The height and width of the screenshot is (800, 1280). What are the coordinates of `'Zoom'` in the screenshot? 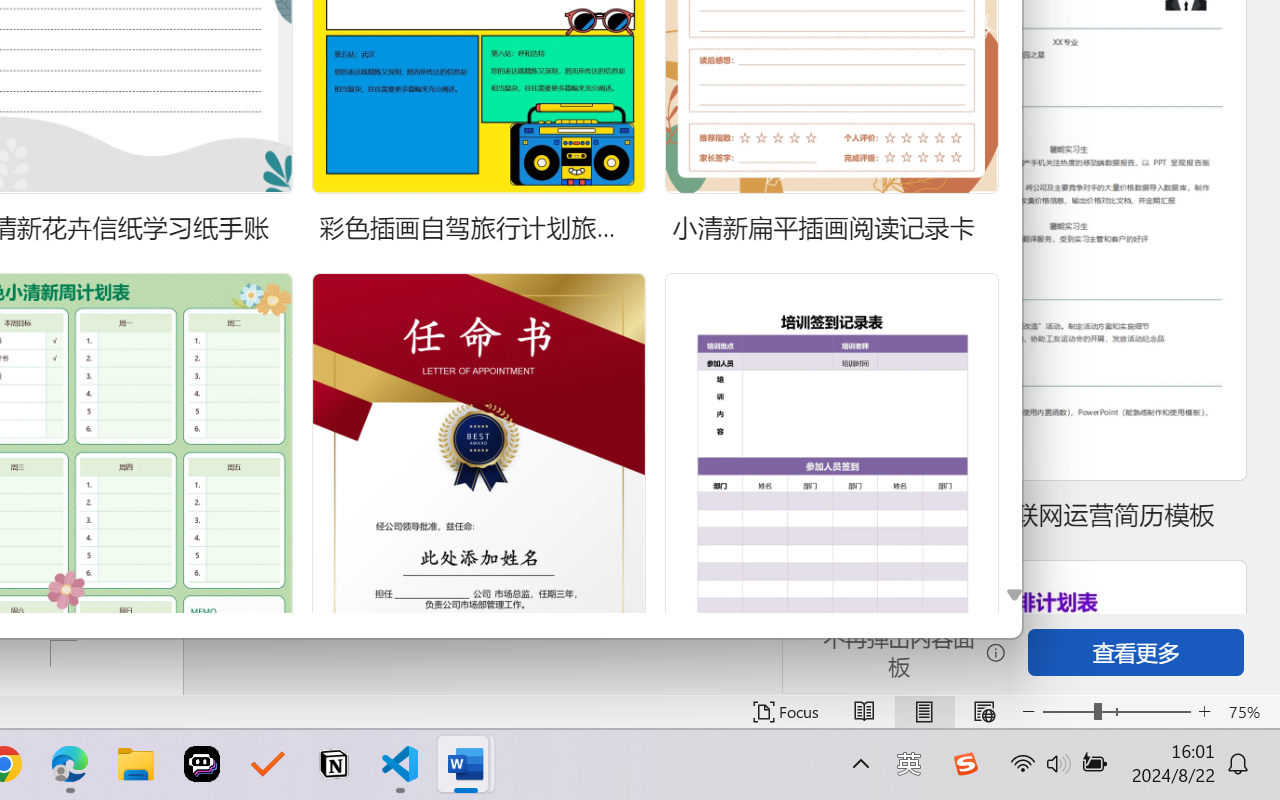 It's located at (1115, 711).